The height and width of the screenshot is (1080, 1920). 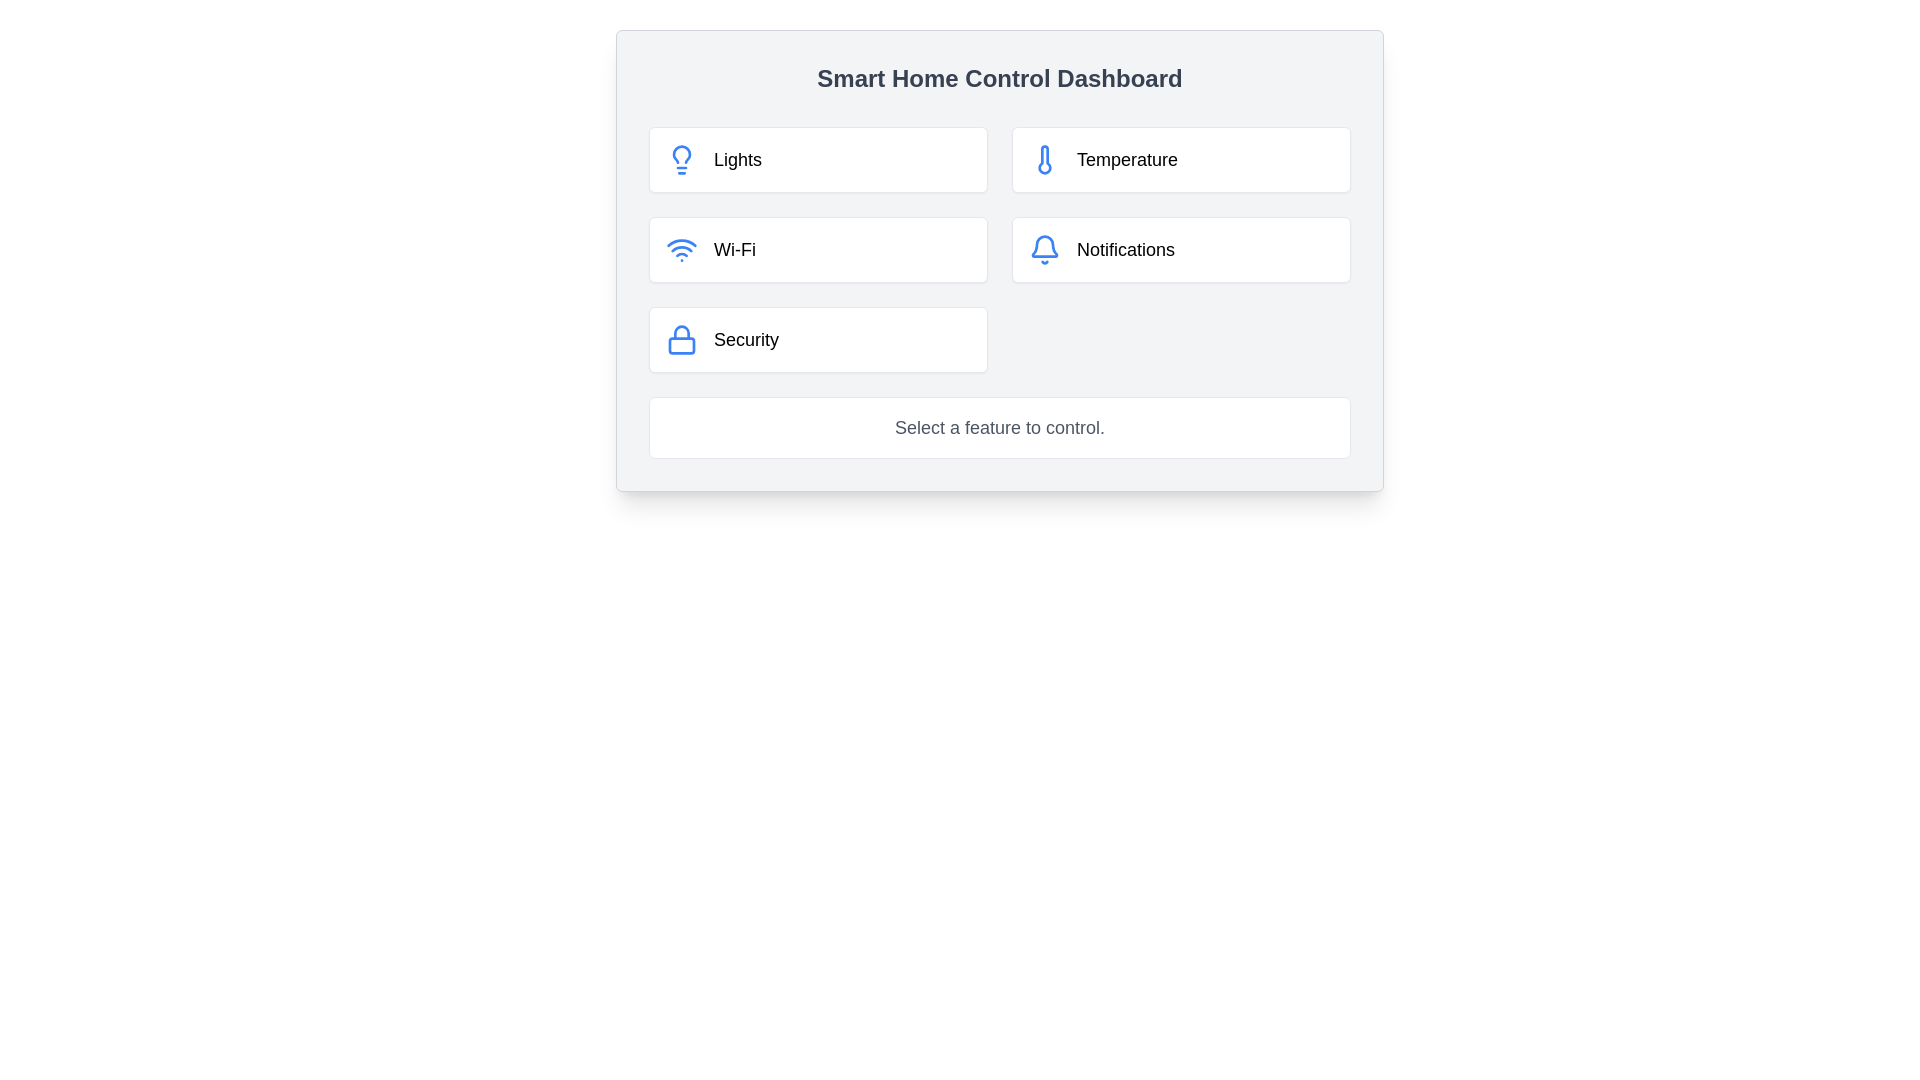 What do you see at coordinates (1181, 158) in the screenshot?
I see `the temperature control button located on the right side of the grid layout, in the first row, second column` at bounding box center [1181, 158].